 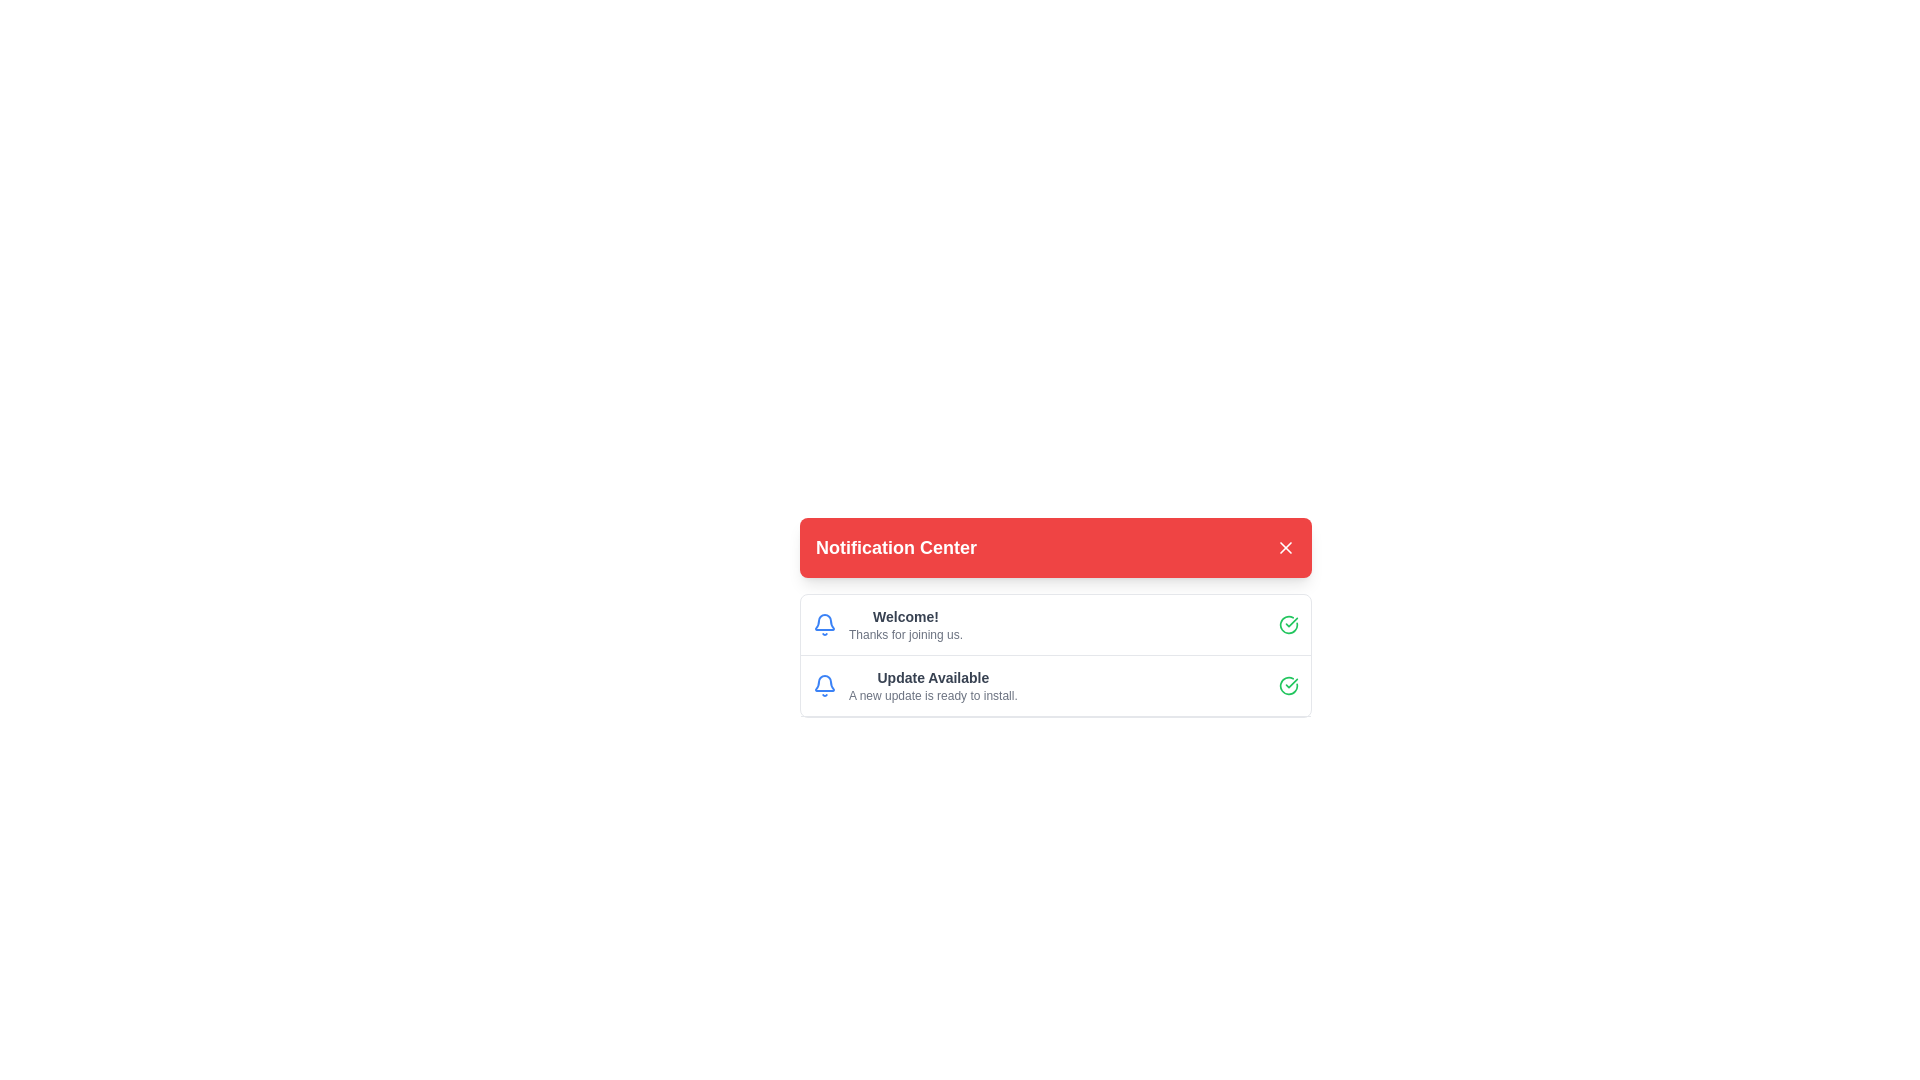 I want to click on text content of the notification message located in the first notification row of the notification center modal, positioned beneath the title bar, to the right of the bell icon and to the left of the green checkmark icon, so click(x=905, y=623).